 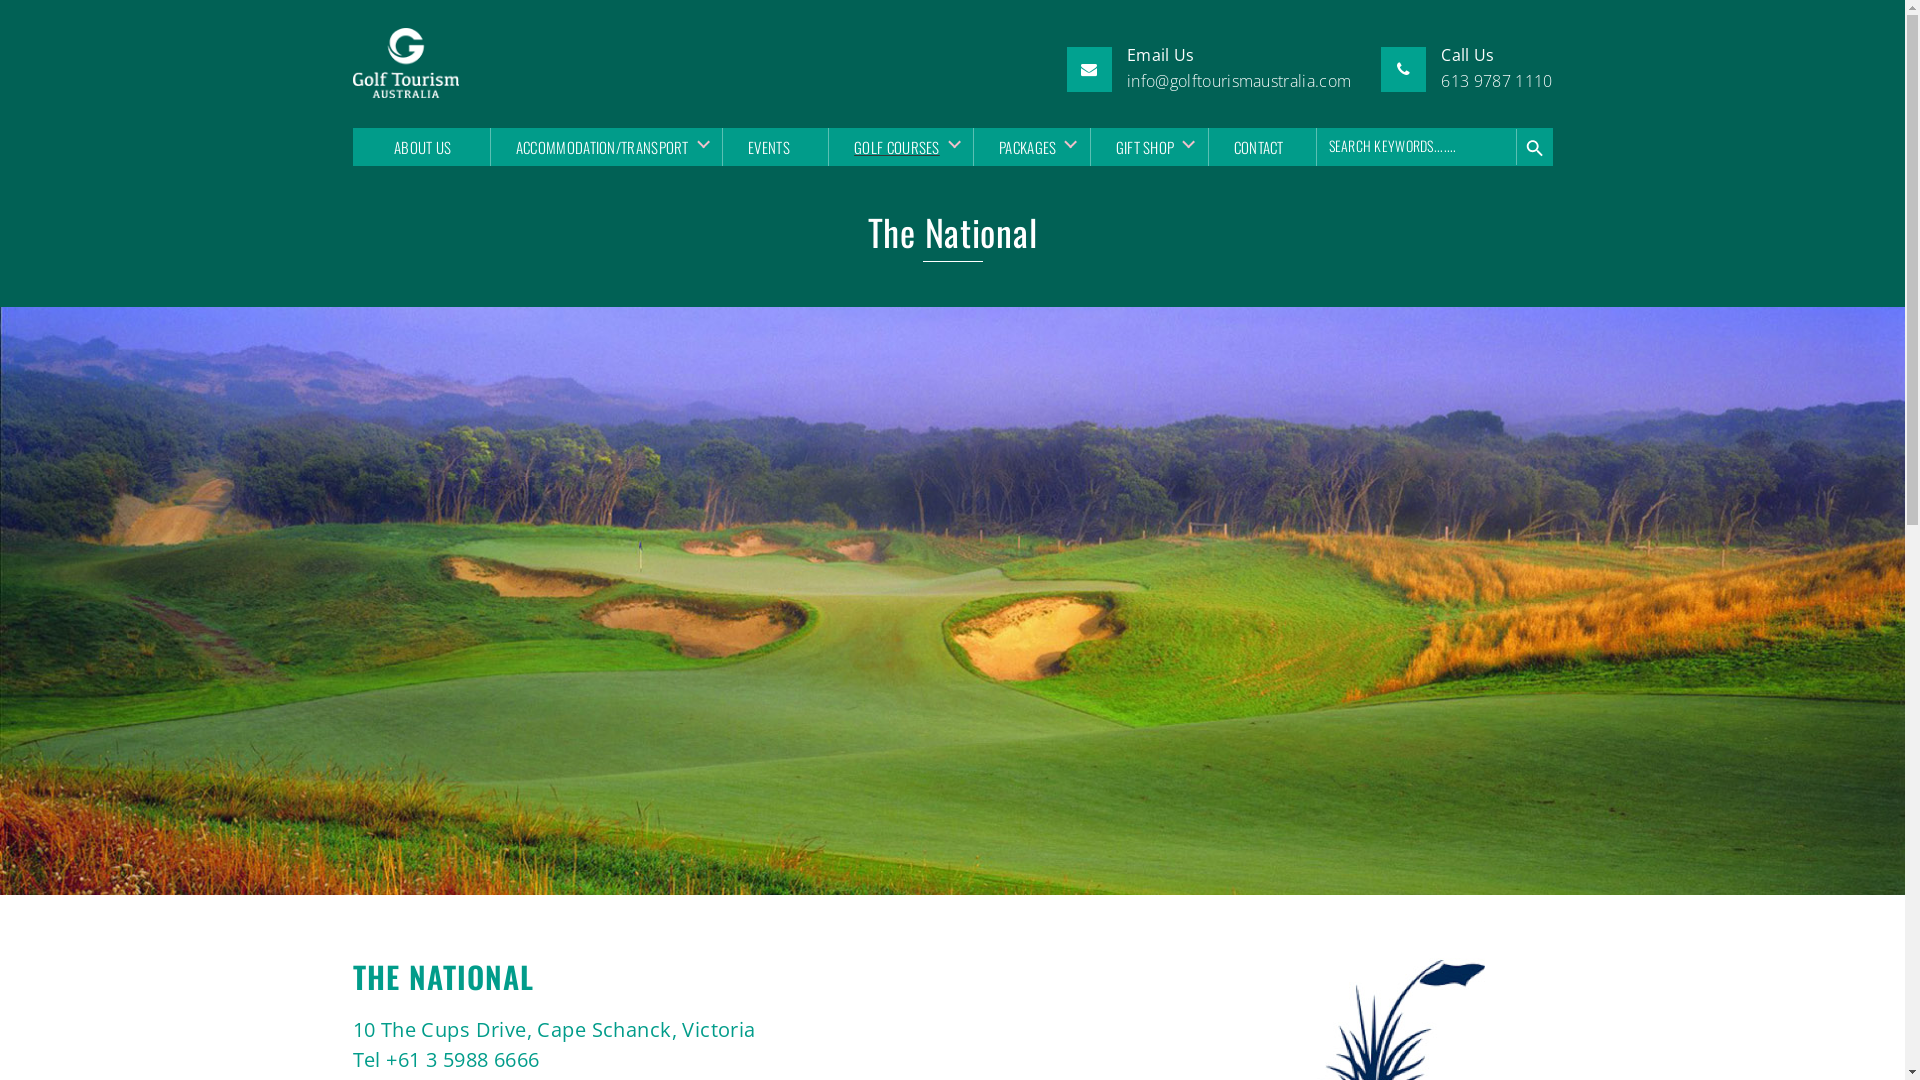 What do you see at coordinates (421, 145) in the screenshot?
I see `'ABOUT US'` at bounding box center [421, 145].